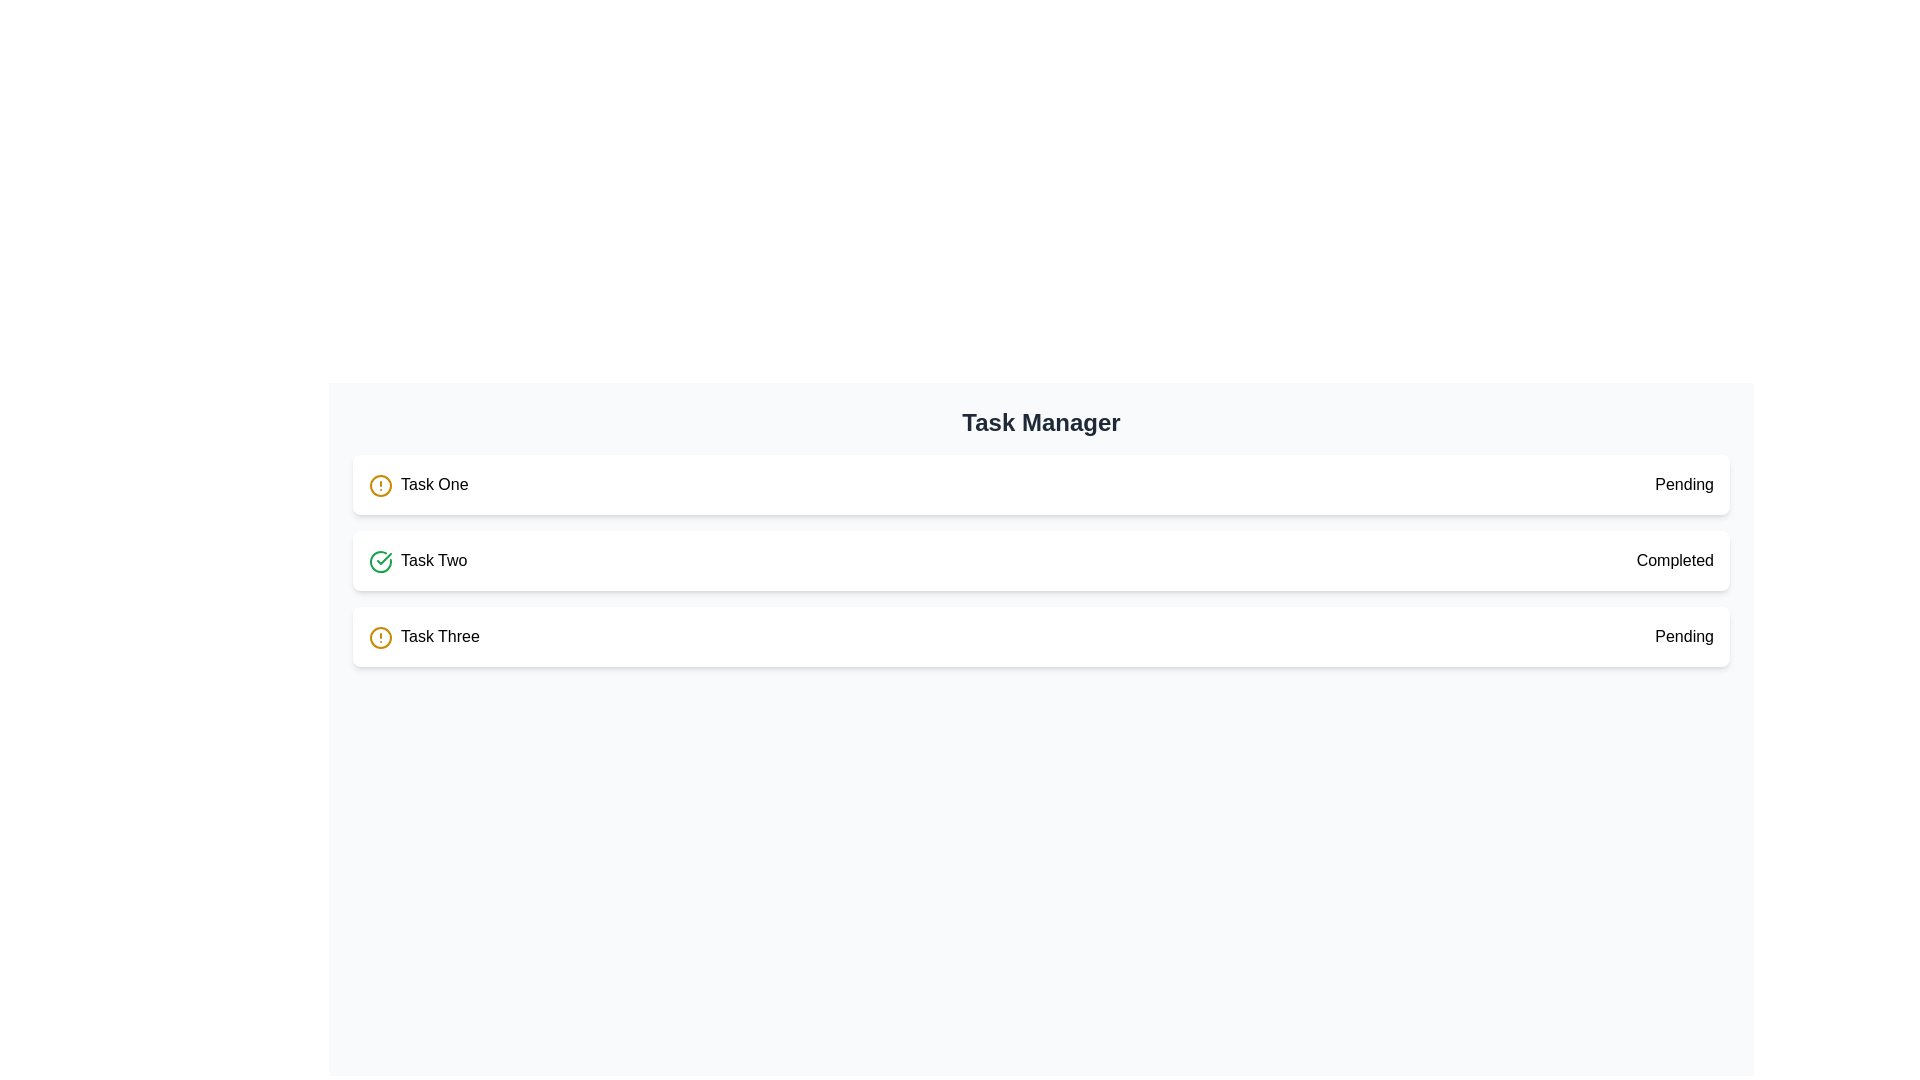  What do you see at coordinates (439, 636) in the screenshot?
I see `the text label for task three, which is positioned under the 'Task Manager' header, aligned with an alert icon on the left and the text 'Pending' on the right` at bounding box center [439, 636].